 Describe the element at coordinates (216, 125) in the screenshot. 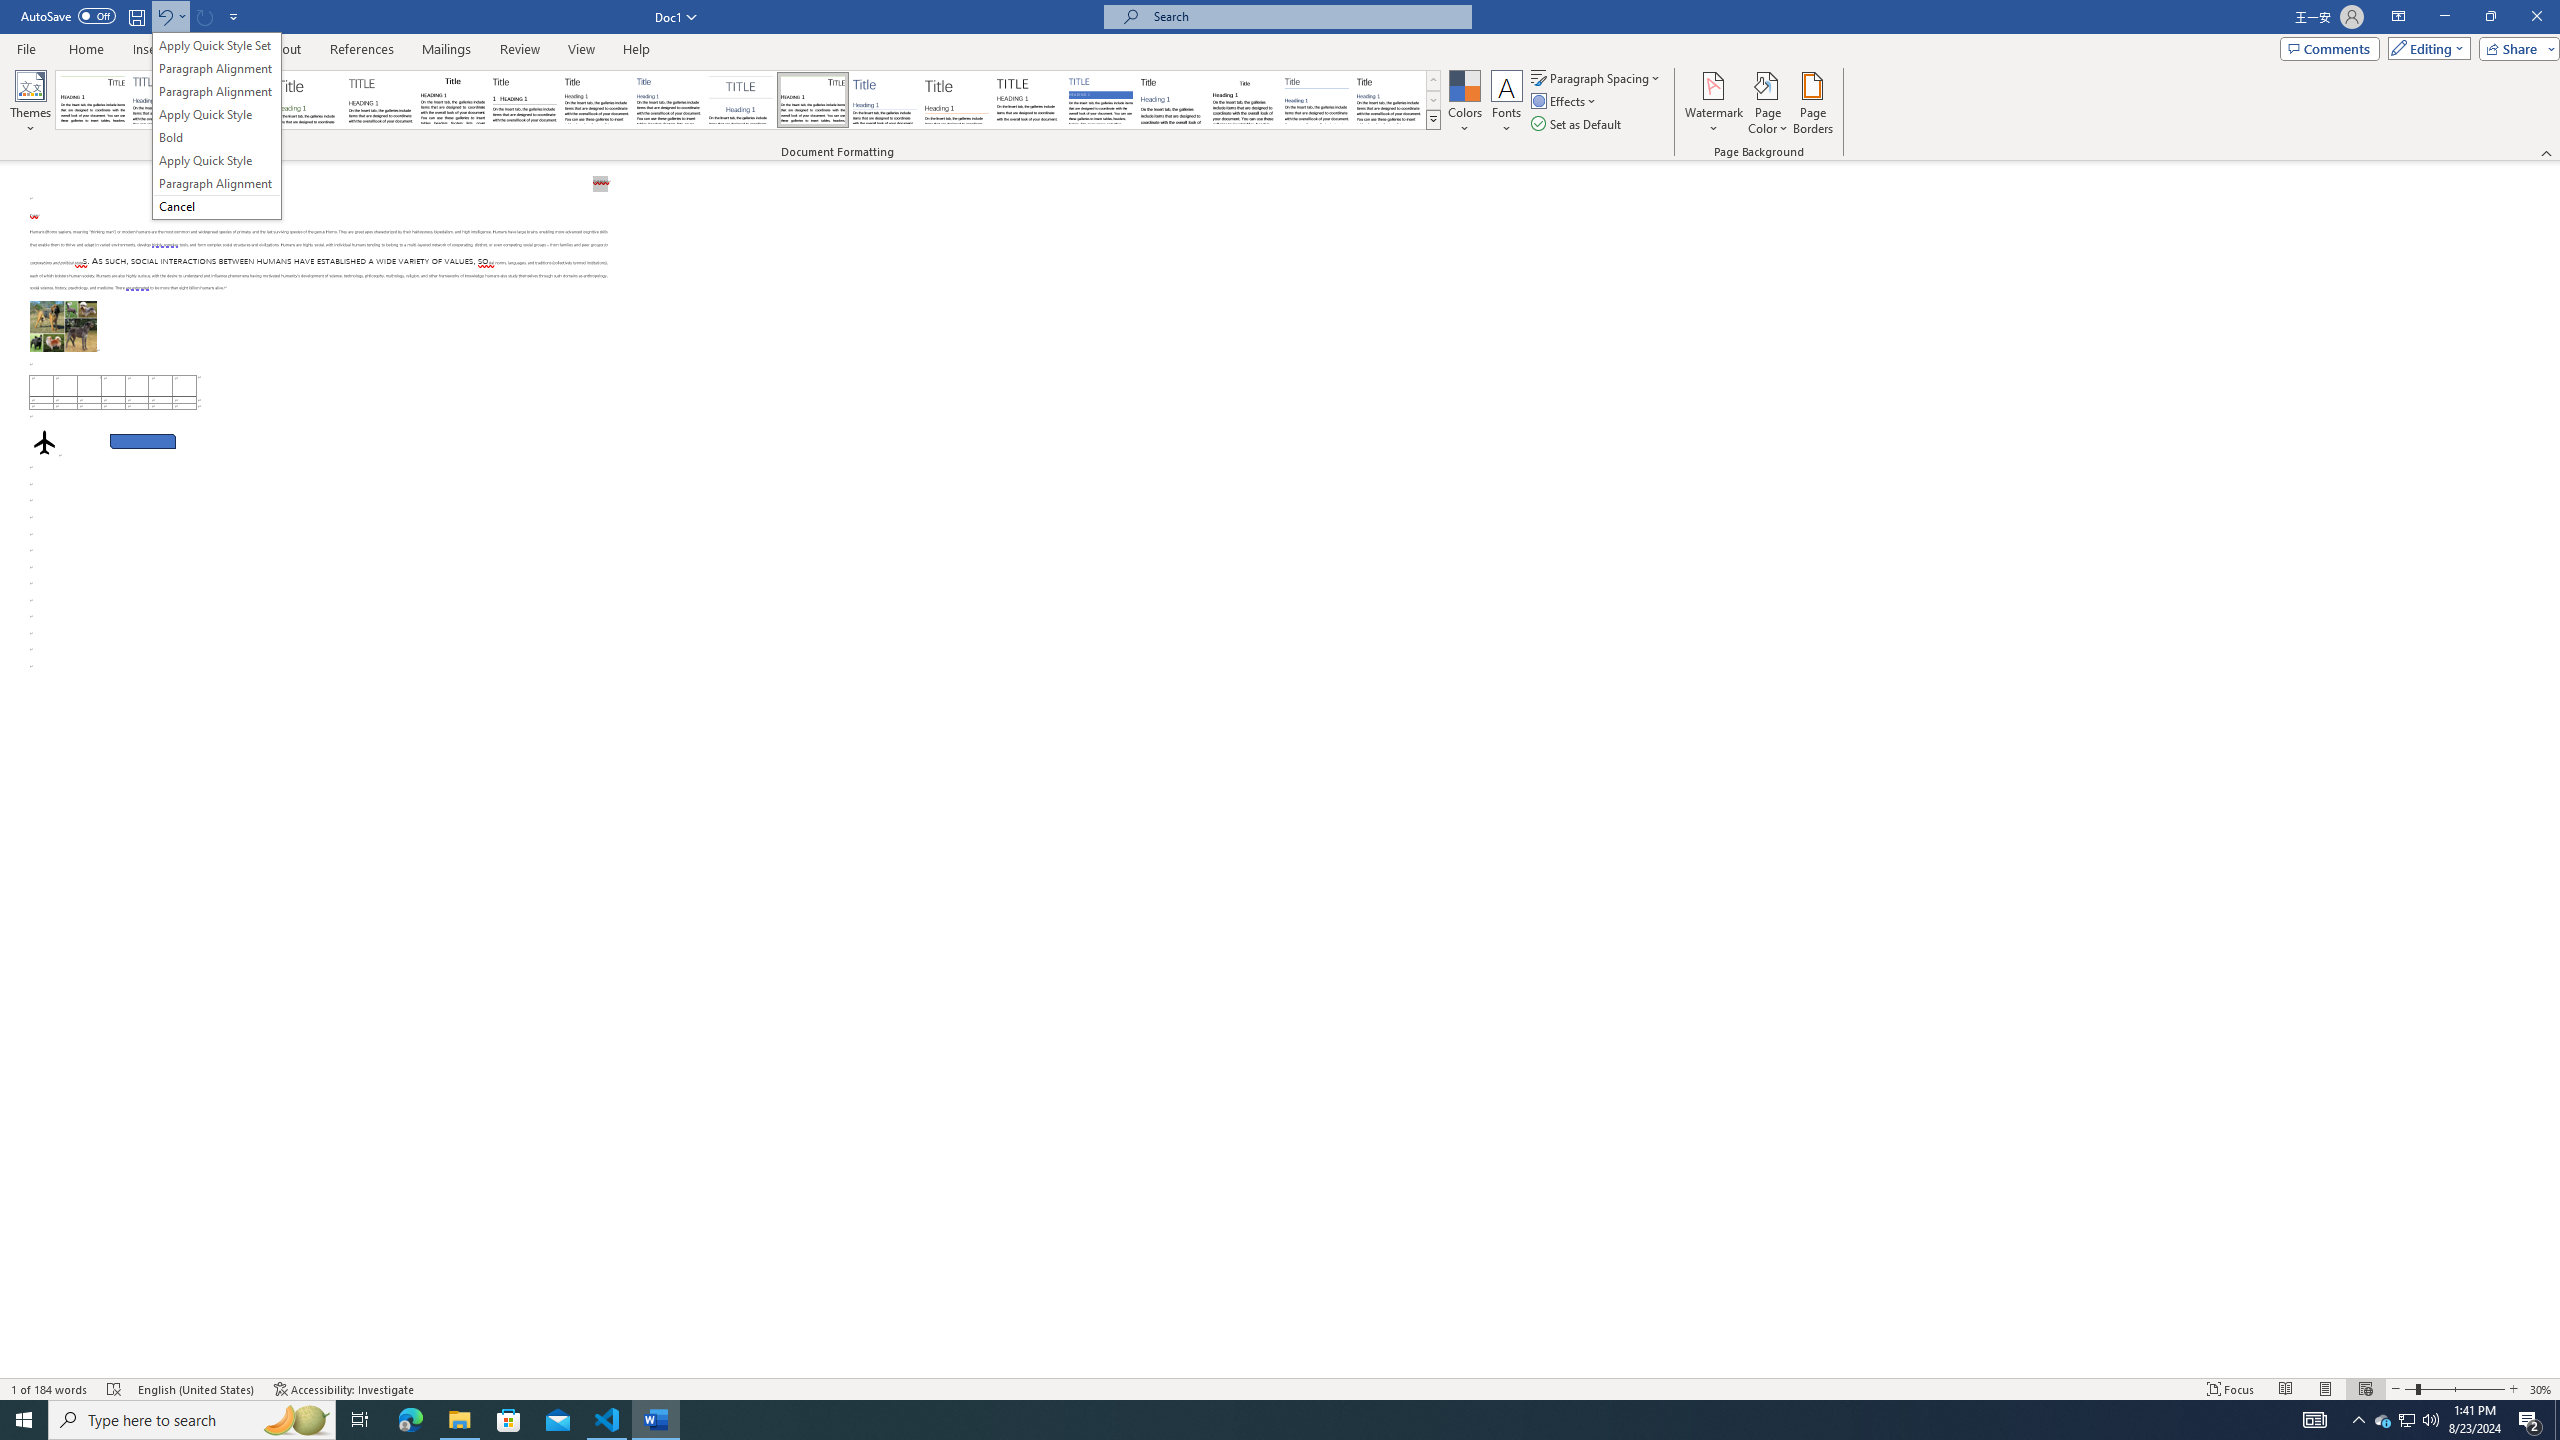

I see `'&Undo Apply Quick Style Set'` at that location.